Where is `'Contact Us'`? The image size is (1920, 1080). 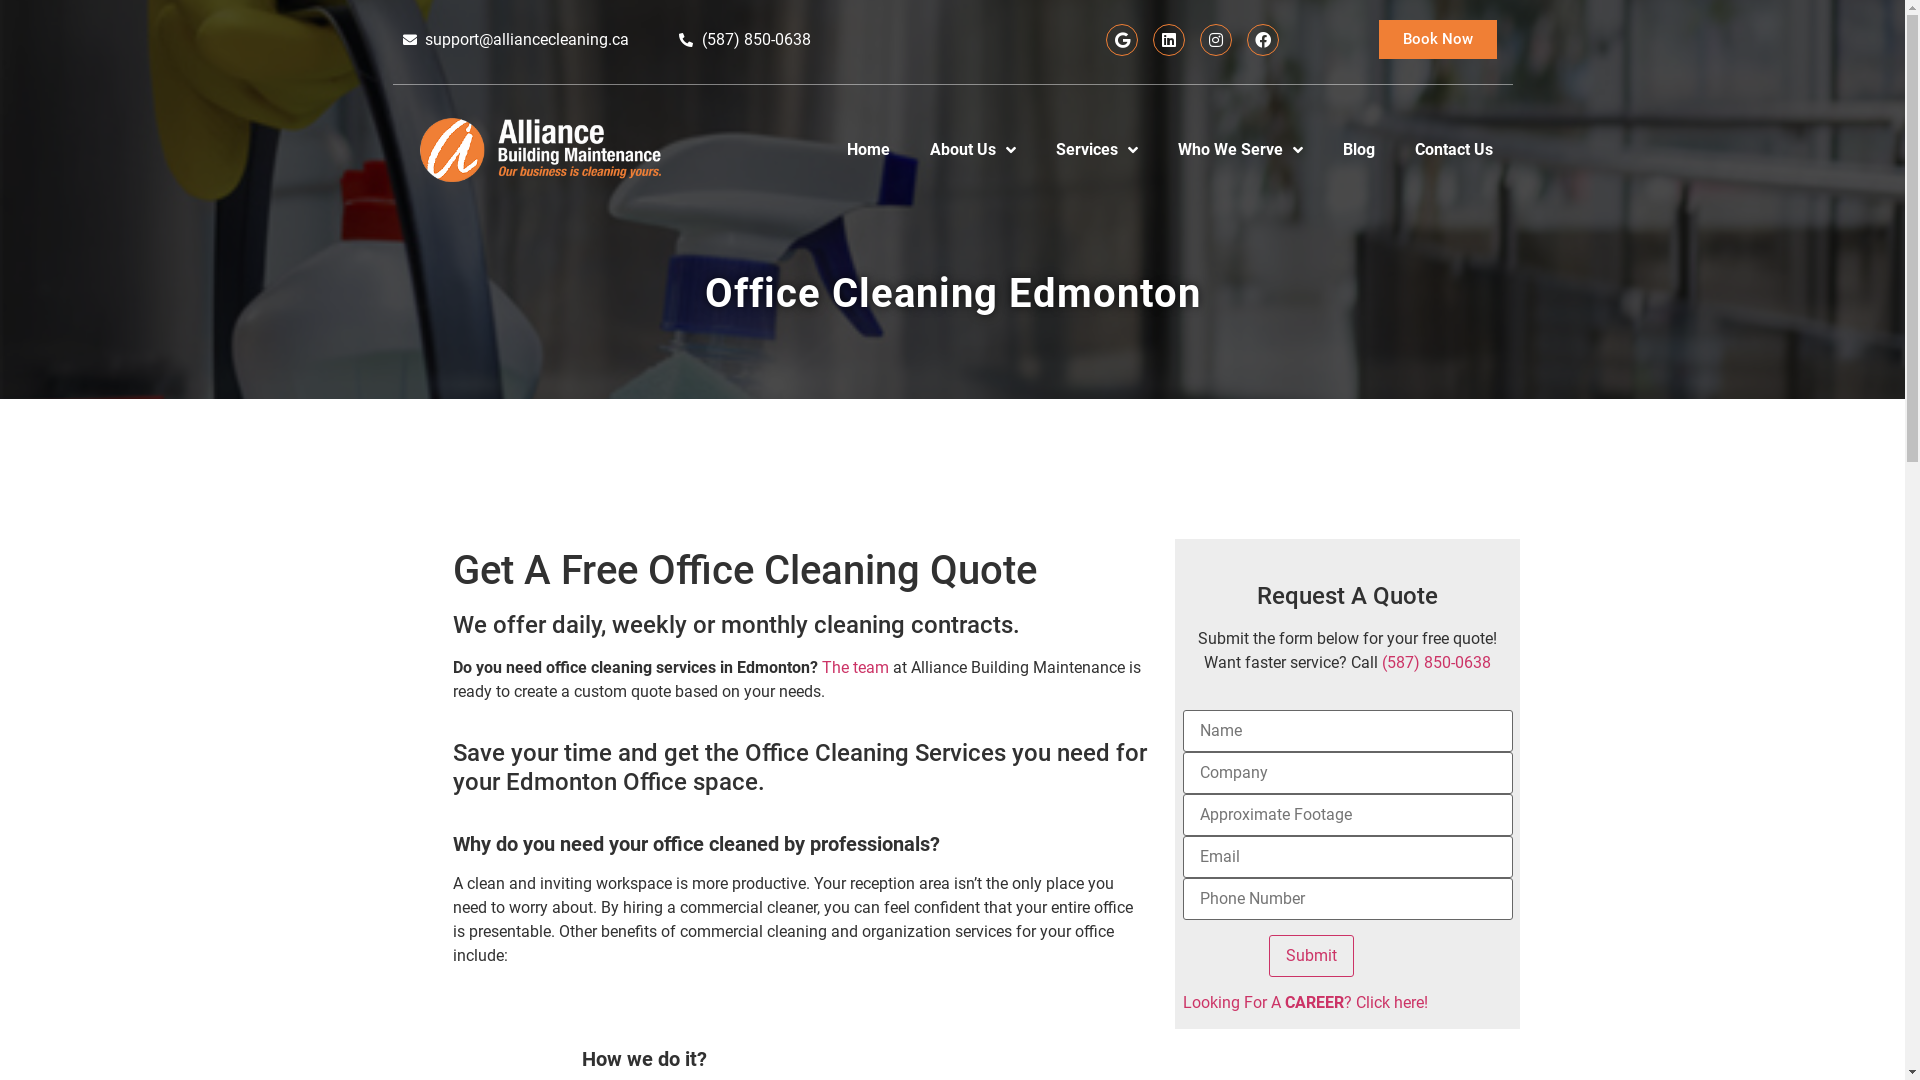 'Contact Us' is located at coordinates (1453, 149).